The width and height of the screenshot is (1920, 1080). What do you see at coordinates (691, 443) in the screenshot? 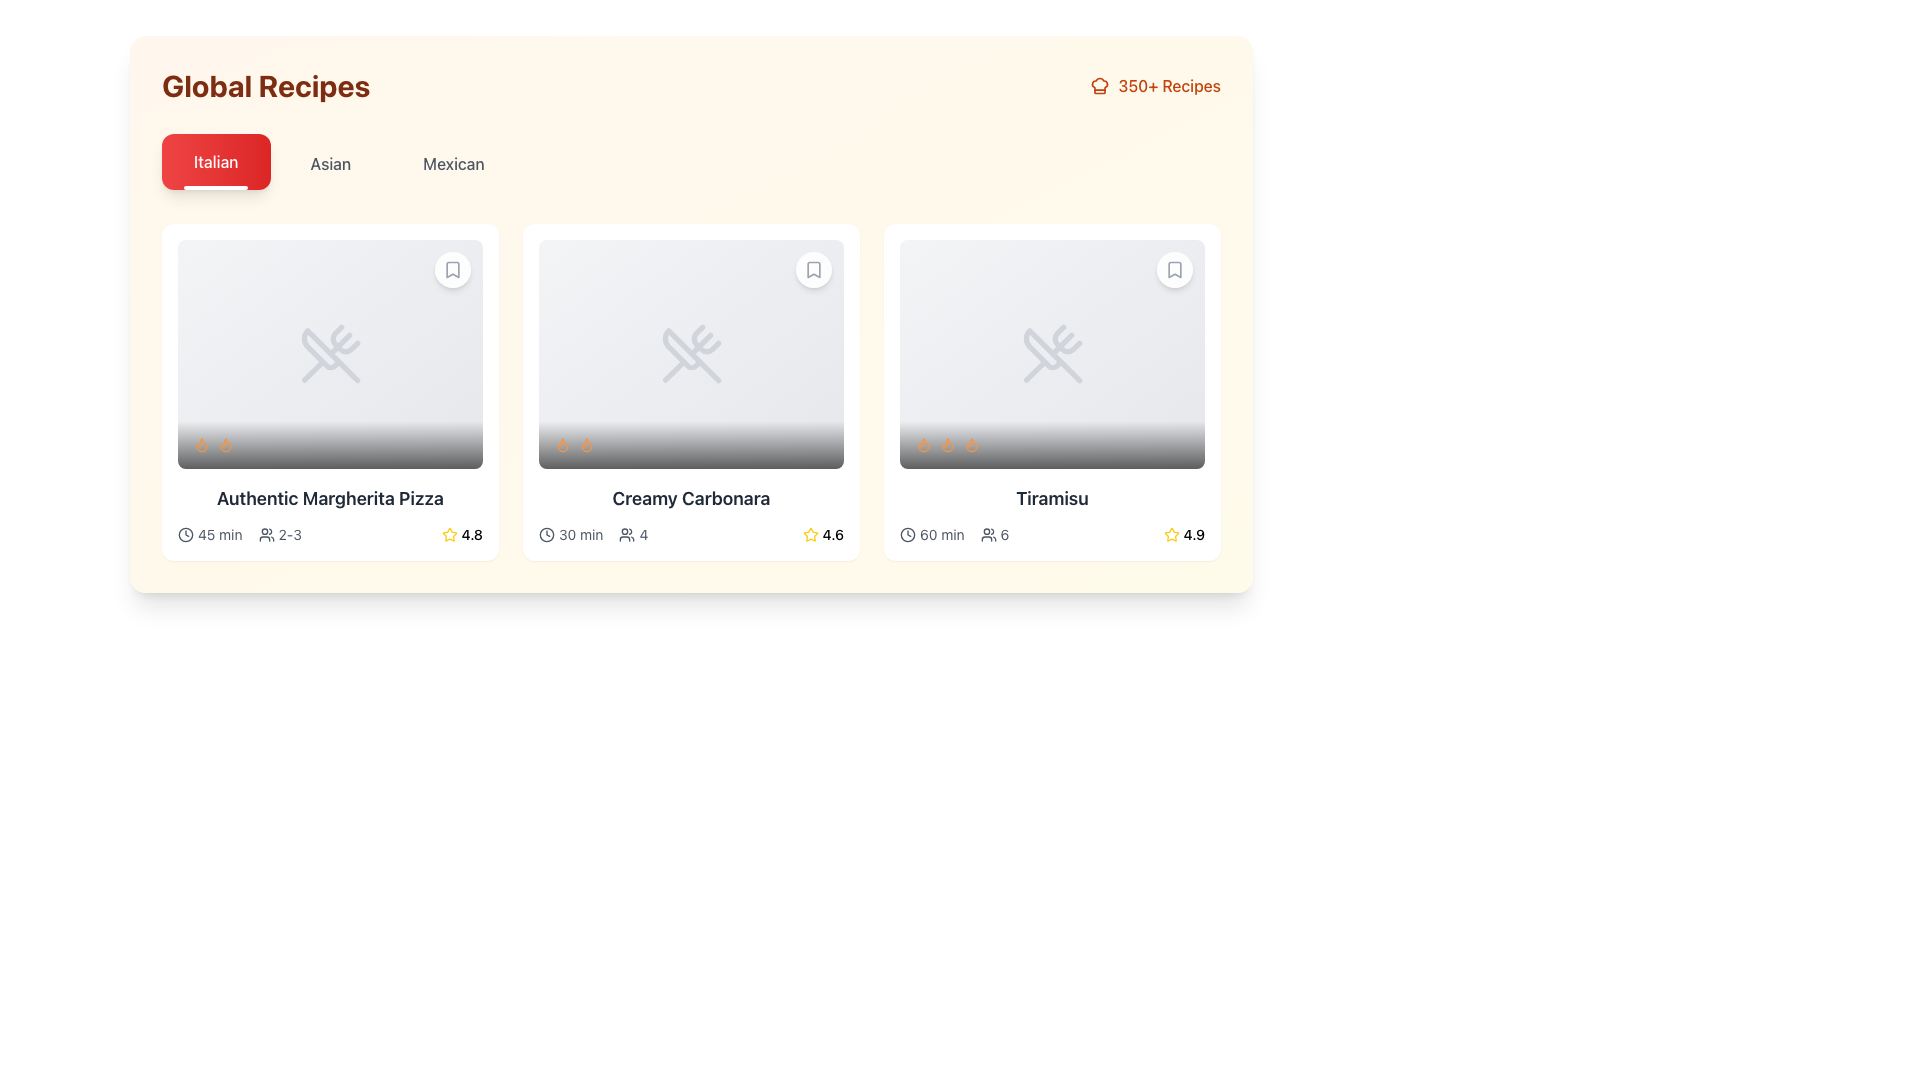
I see `the gradient background bar at the bottom of the 'Creamy Carbonara' recipe card, which transitions from black to transparent and spans the width of the card` at bounding box center [691, 443].